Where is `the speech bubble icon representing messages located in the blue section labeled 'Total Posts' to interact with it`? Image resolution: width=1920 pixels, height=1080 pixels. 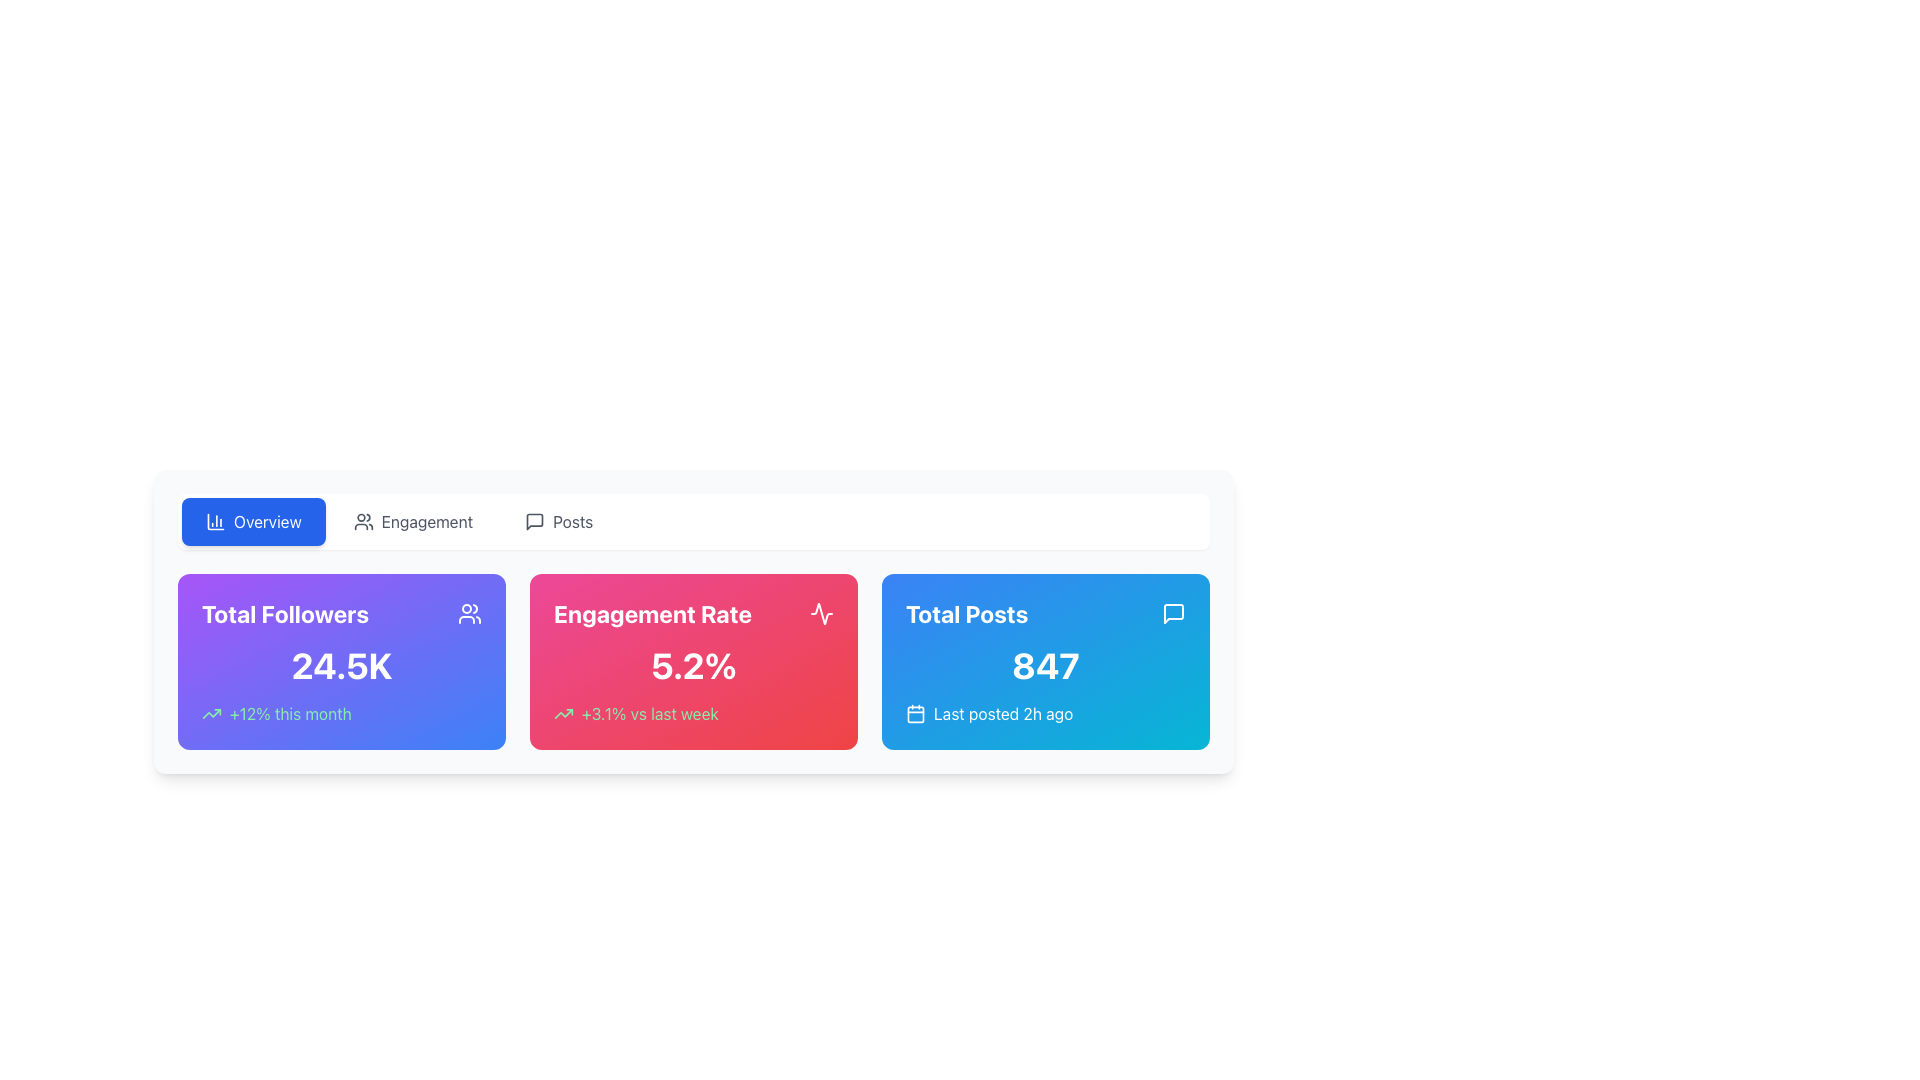 the speech bubble icon representing messages located in the blue section labeled 'Total Posts' to interact with it is located at coordinates (1174, 612).